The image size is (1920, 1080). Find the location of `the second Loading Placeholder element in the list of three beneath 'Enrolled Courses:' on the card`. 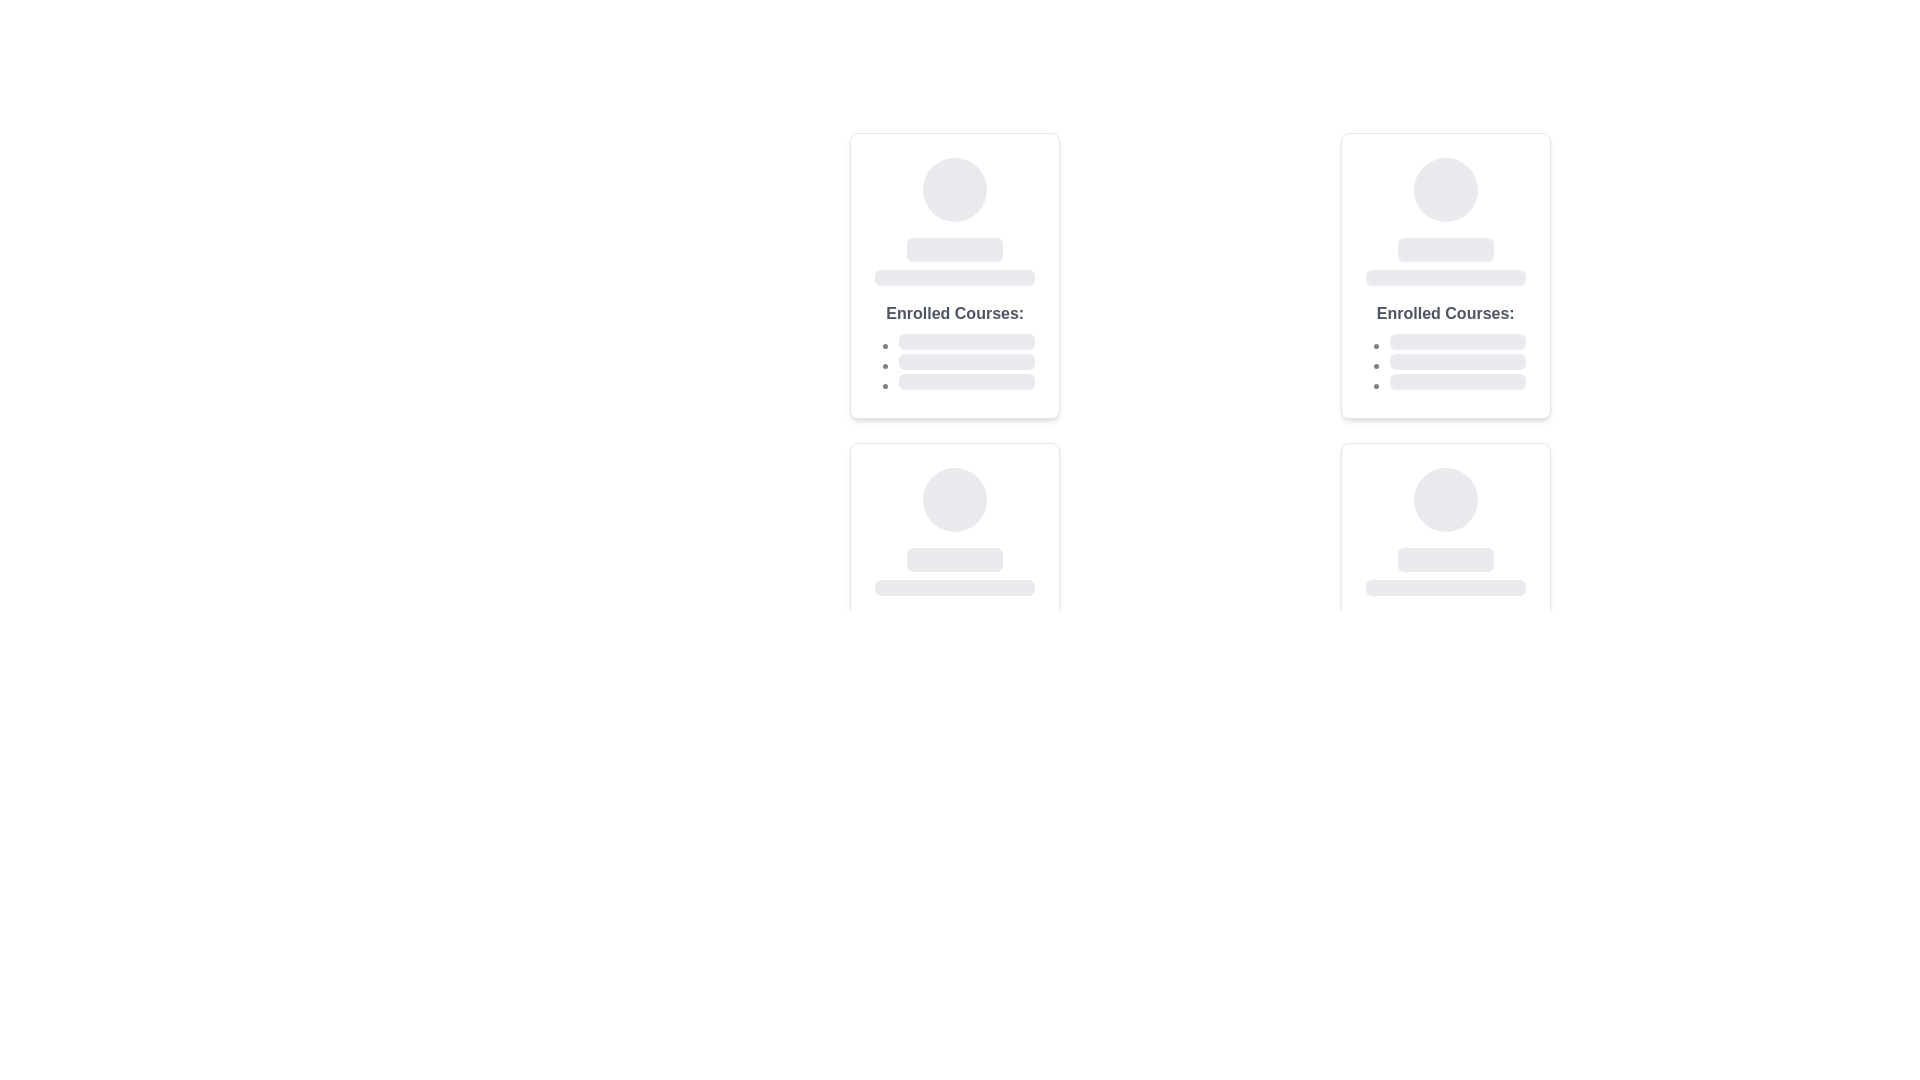

the second Loading Placeholder element in the list of three beneath 'Enrolled Courses:' on the card is located at coordinates (967, 362).